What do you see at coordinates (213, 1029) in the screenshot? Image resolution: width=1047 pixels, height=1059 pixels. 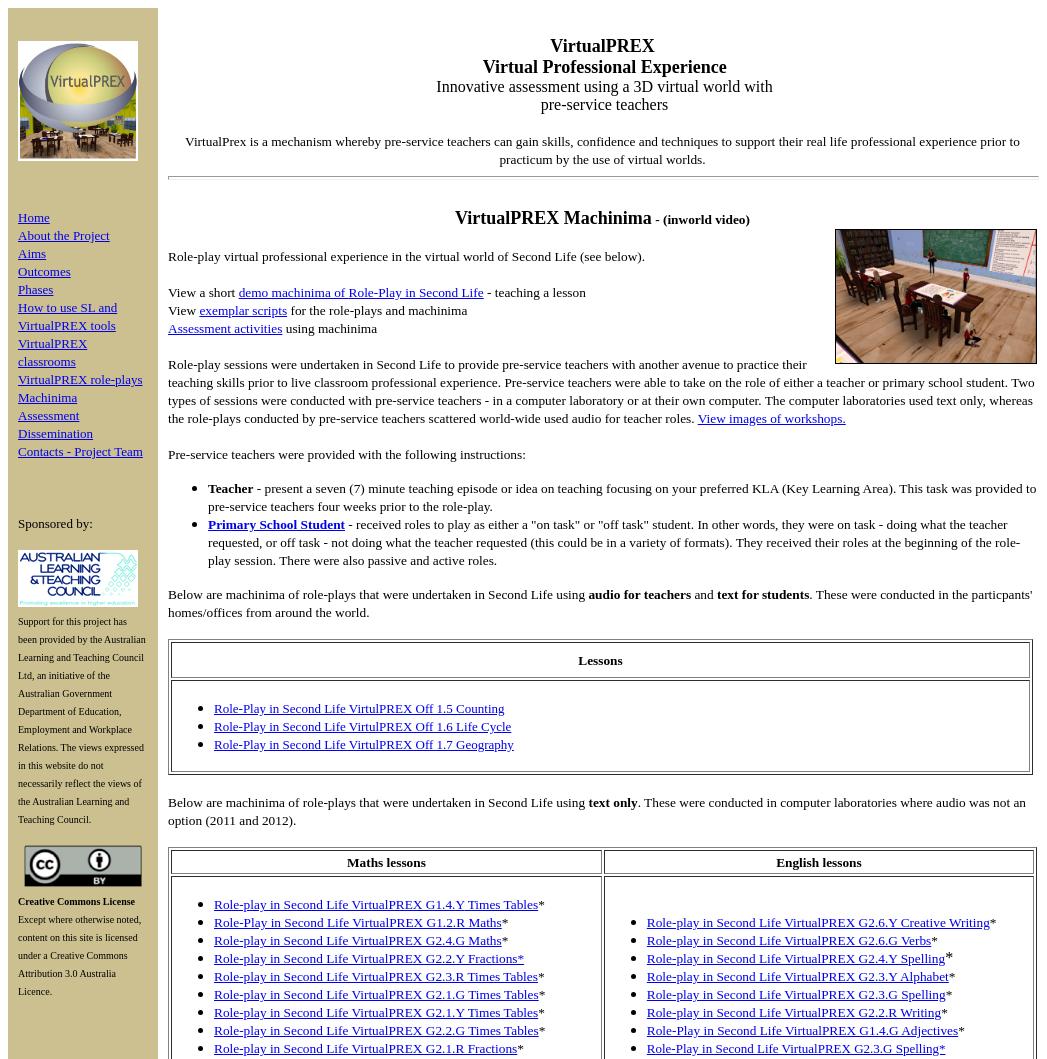 I see `'Role-play in Second Life VirtualPREX G2.2.G Times Tables'` at bounding box center [213, 1029].